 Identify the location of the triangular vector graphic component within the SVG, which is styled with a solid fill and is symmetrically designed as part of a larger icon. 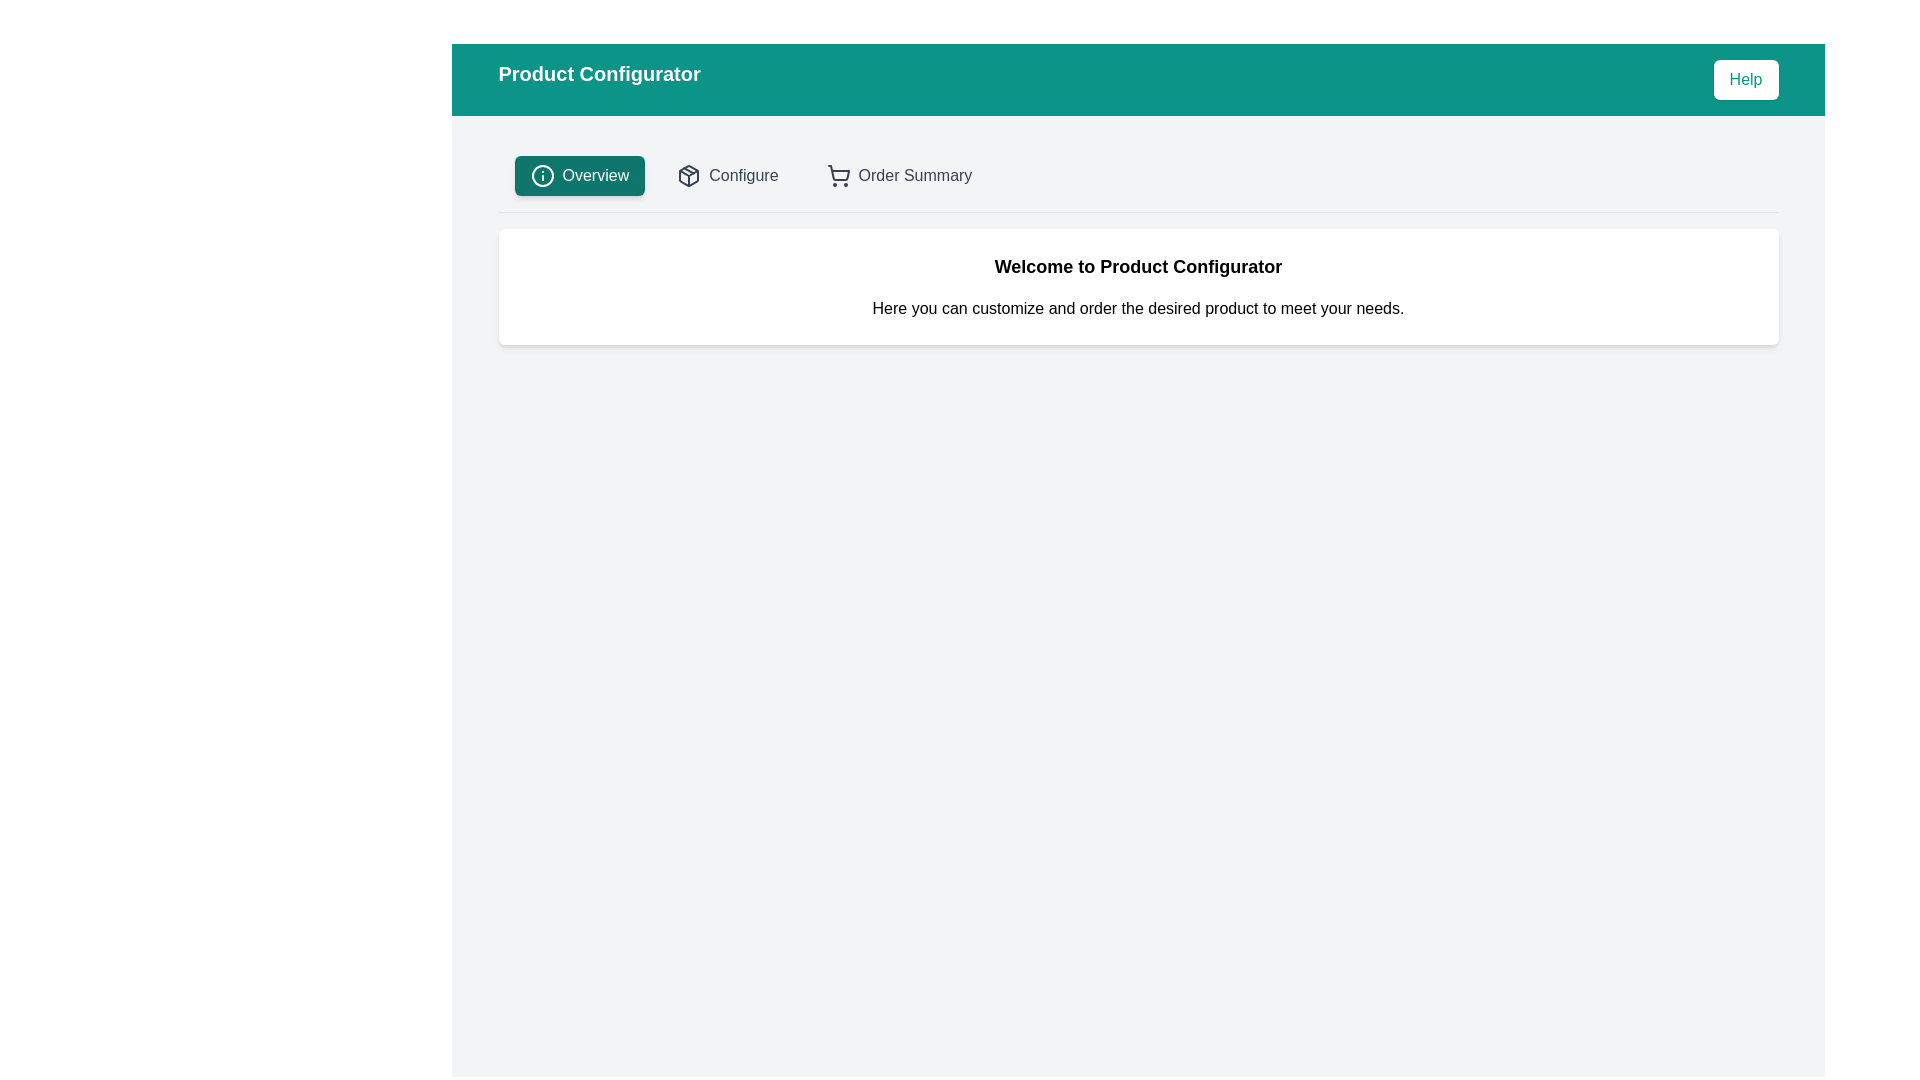
(689, 172).